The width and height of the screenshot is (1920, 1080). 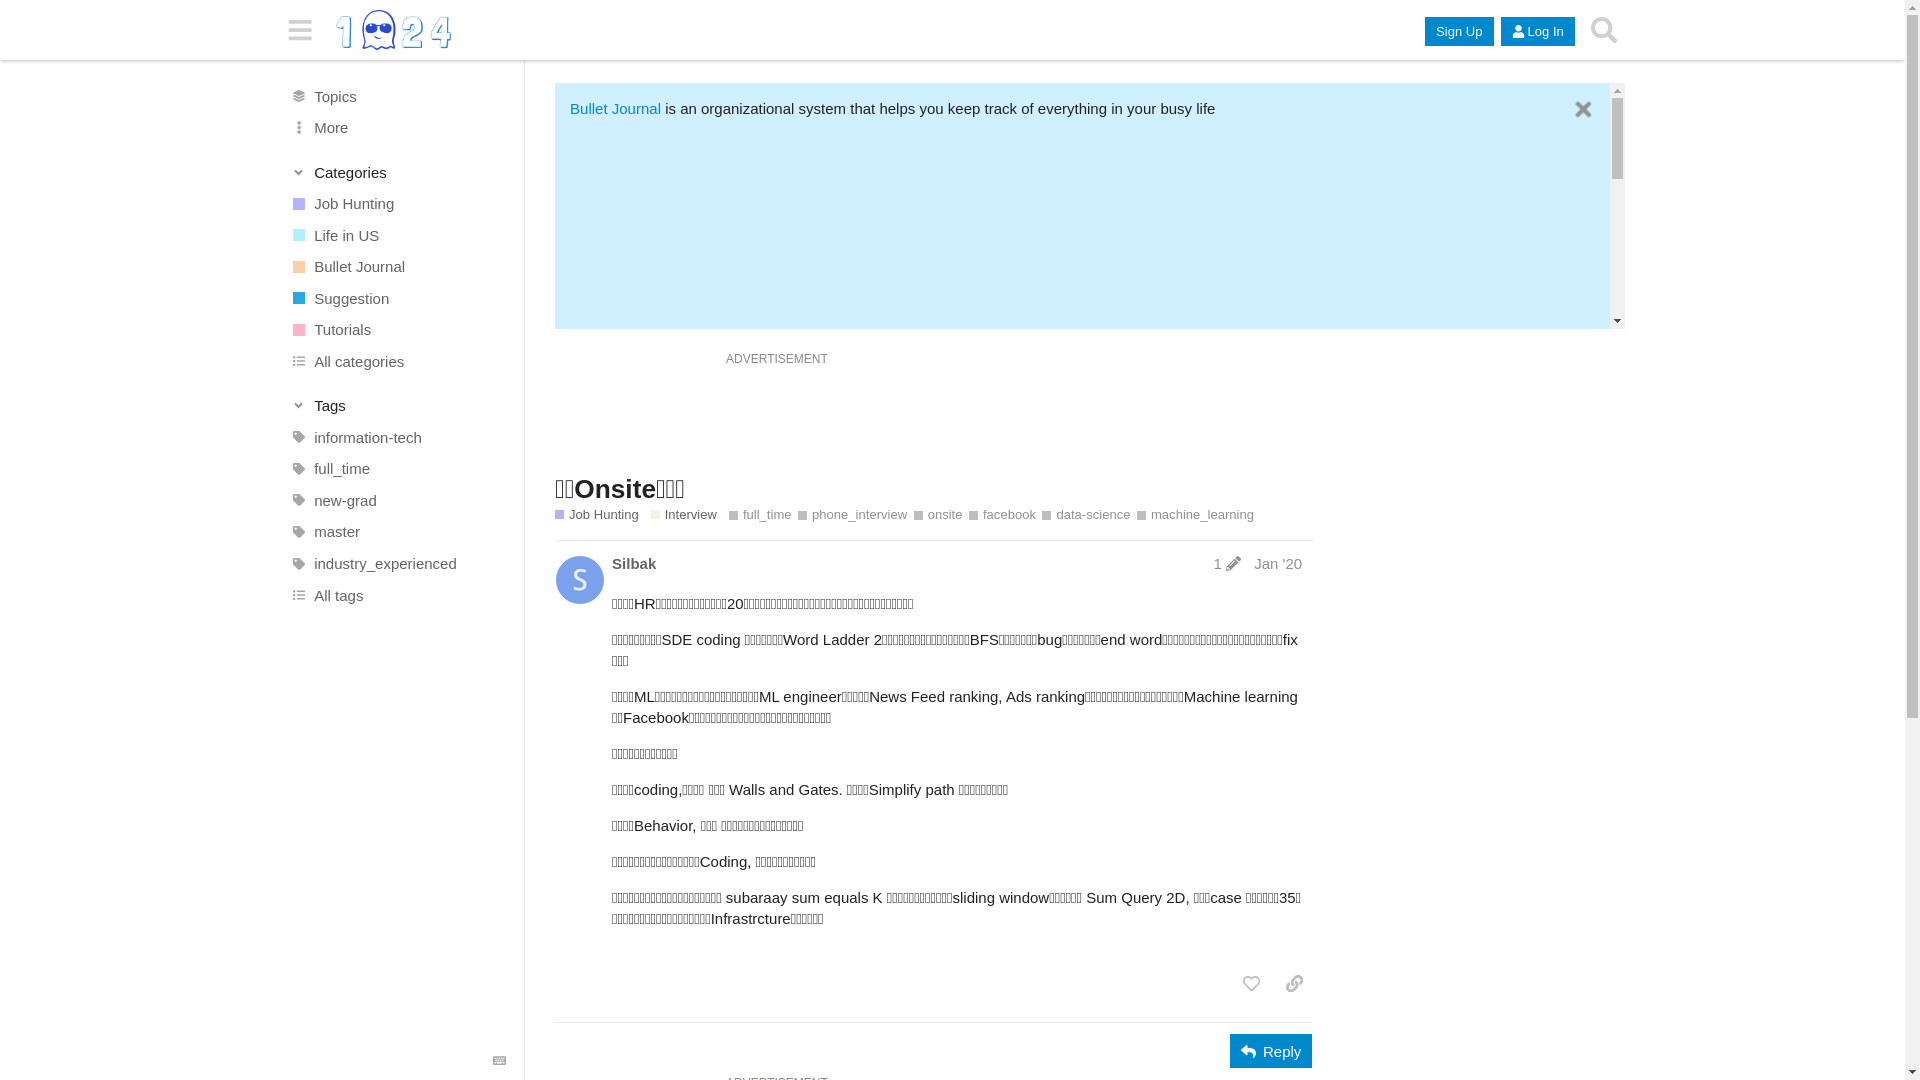 What do you see at coordinates (499, 1060) in the screenshot?
I see `'Keyboard Shortcuts'` at bounding box center [499, 1060].